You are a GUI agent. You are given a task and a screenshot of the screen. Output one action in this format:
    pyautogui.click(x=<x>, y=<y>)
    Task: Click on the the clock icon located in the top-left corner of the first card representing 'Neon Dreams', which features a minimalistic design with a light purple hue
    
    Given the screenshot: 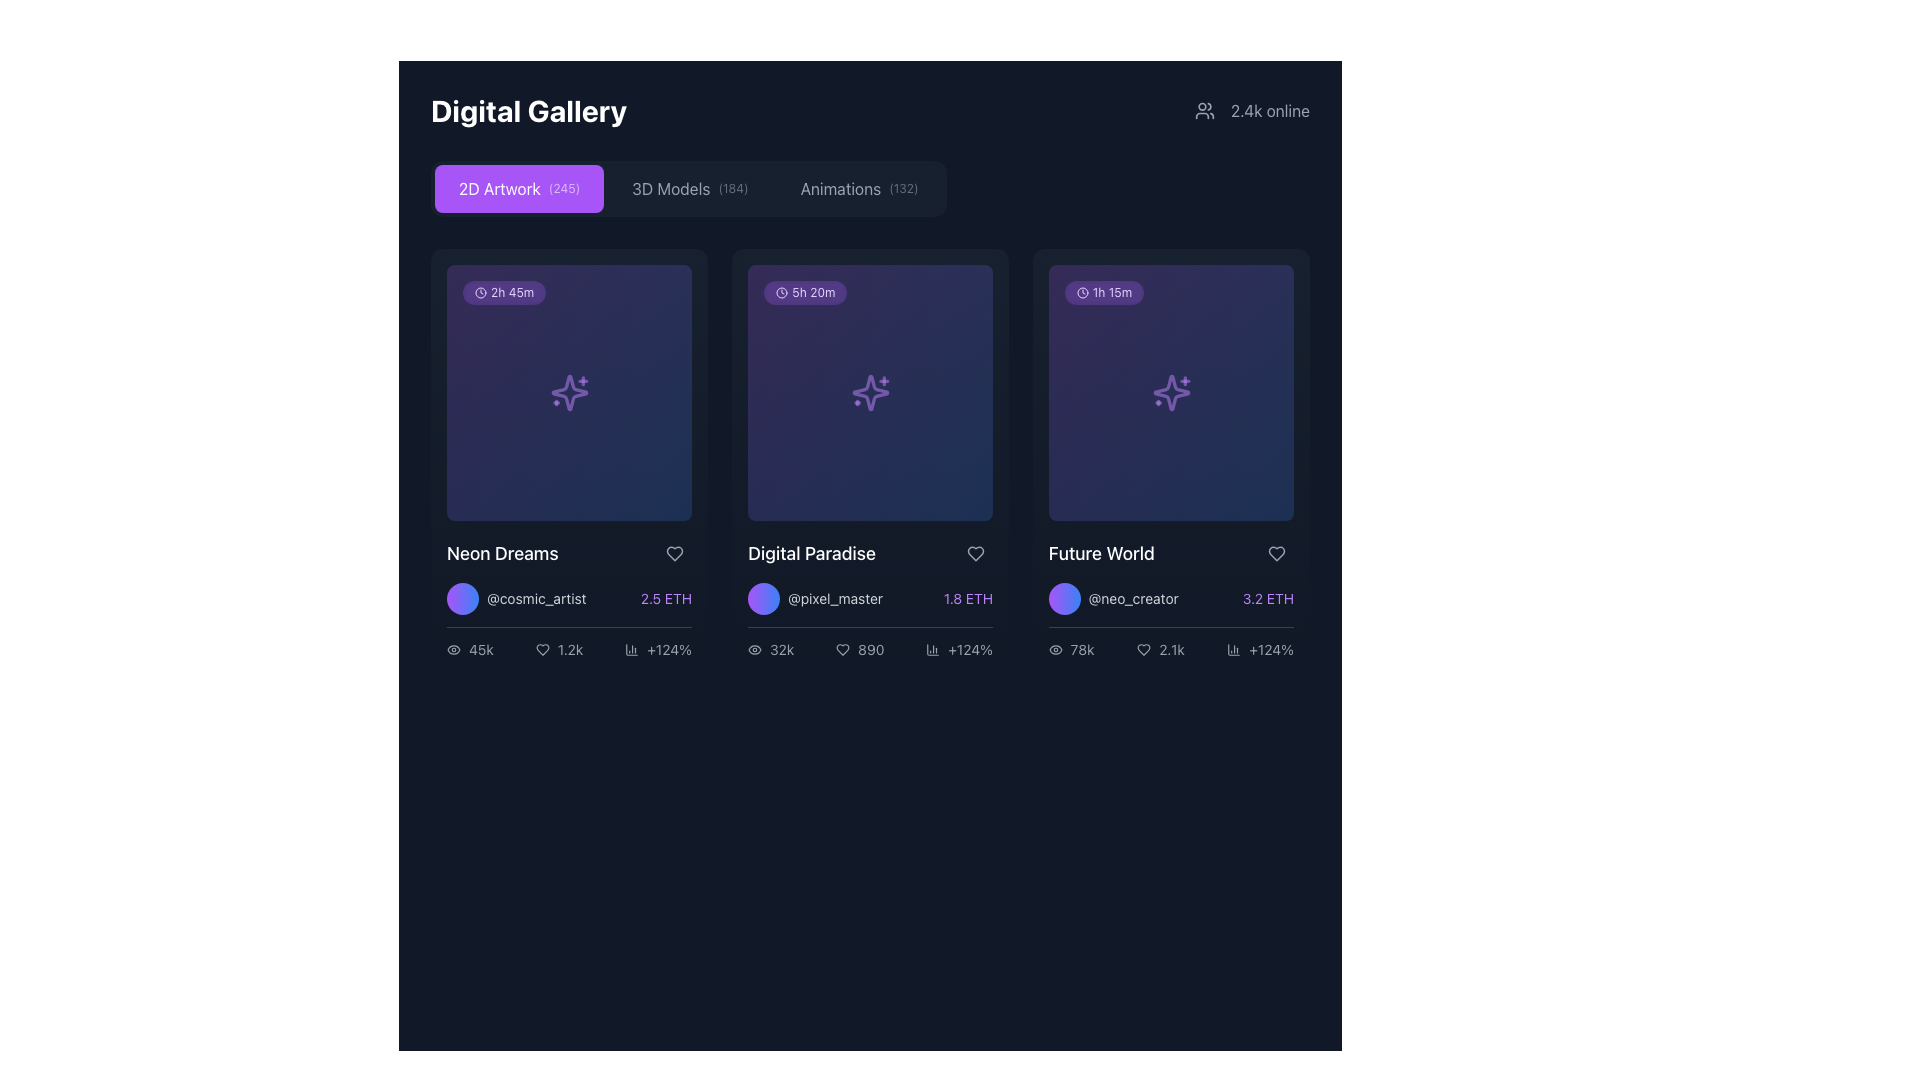 What is the action you would take?
    pyautogui.click(x=480, y=293)
    